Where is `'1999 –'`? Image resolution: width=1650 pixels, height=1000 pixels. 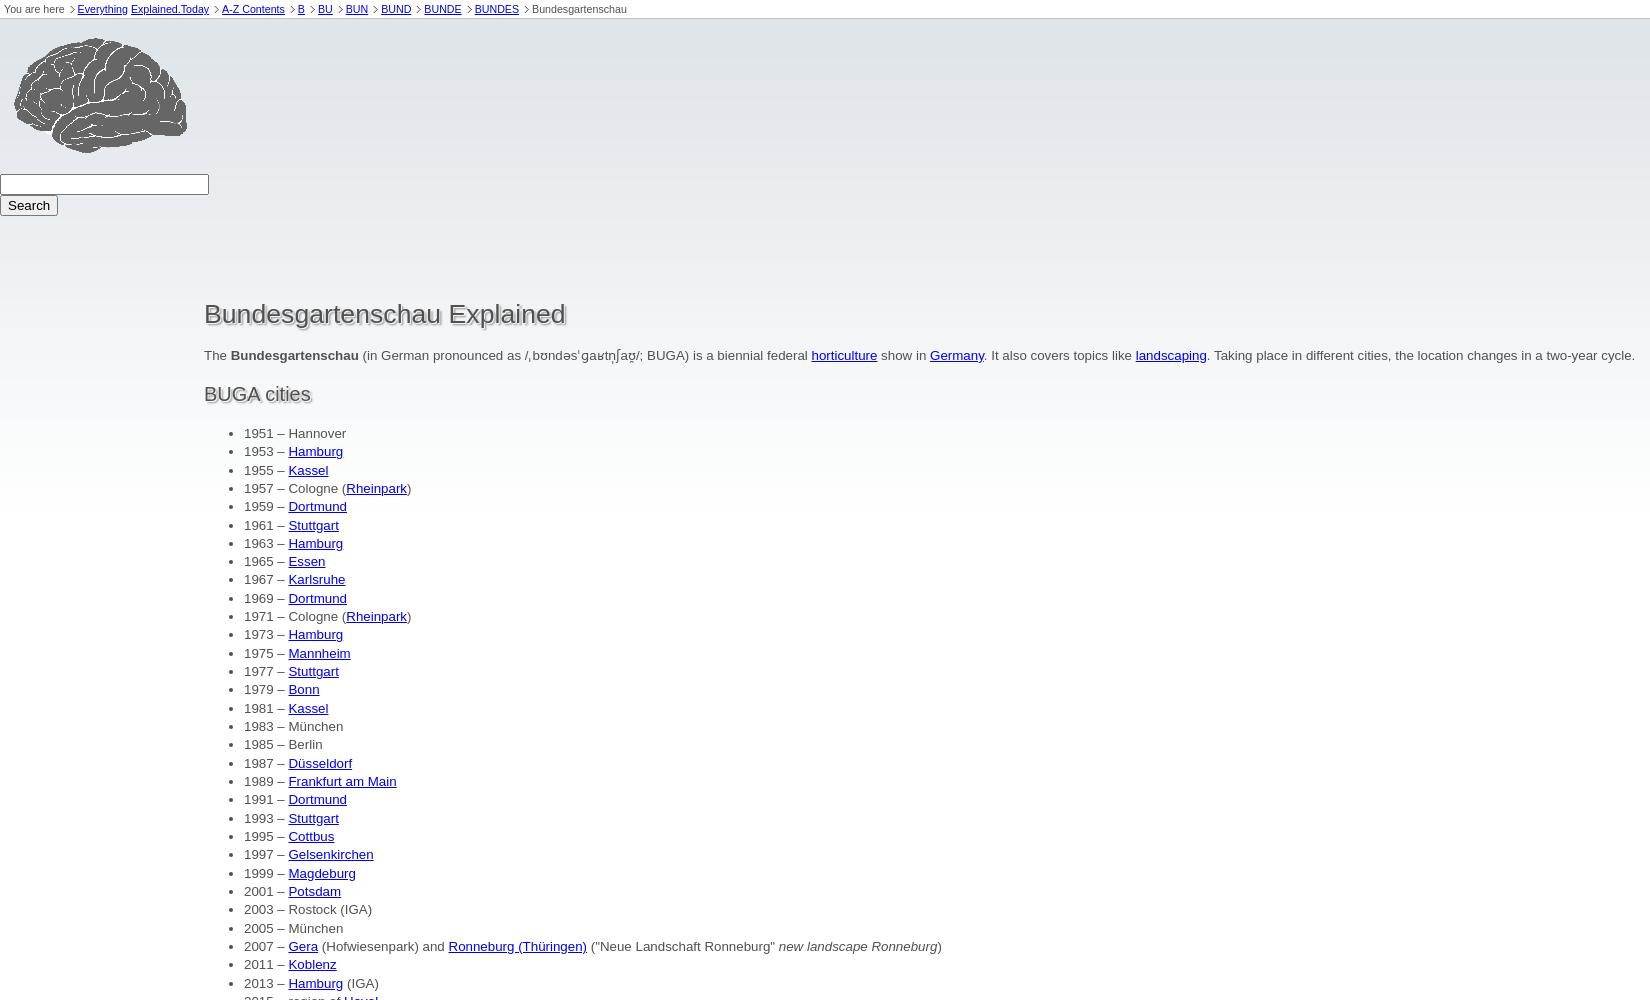 '1999 –' is located at coordinates (265, 871).